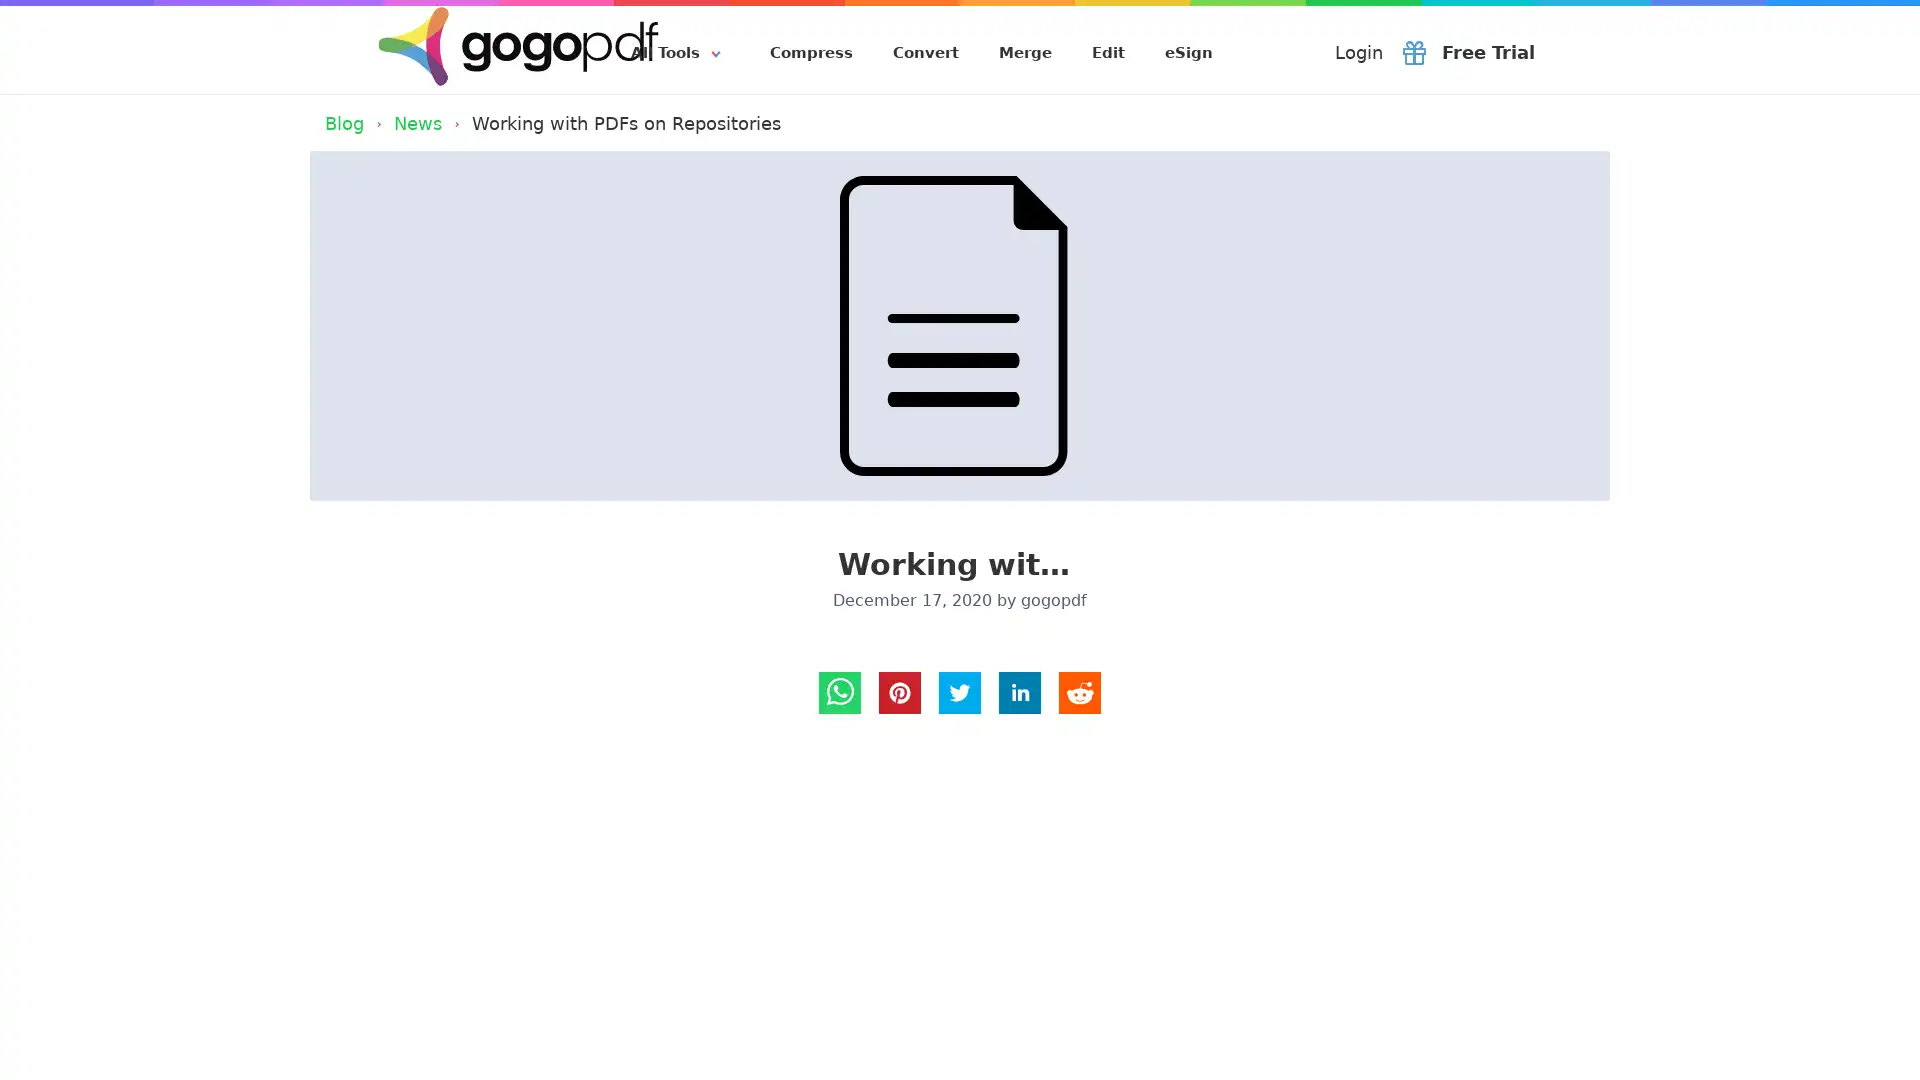  Describe the element at coordinates (1019, 692) in the screenshot. I see `linkedin` at that location.